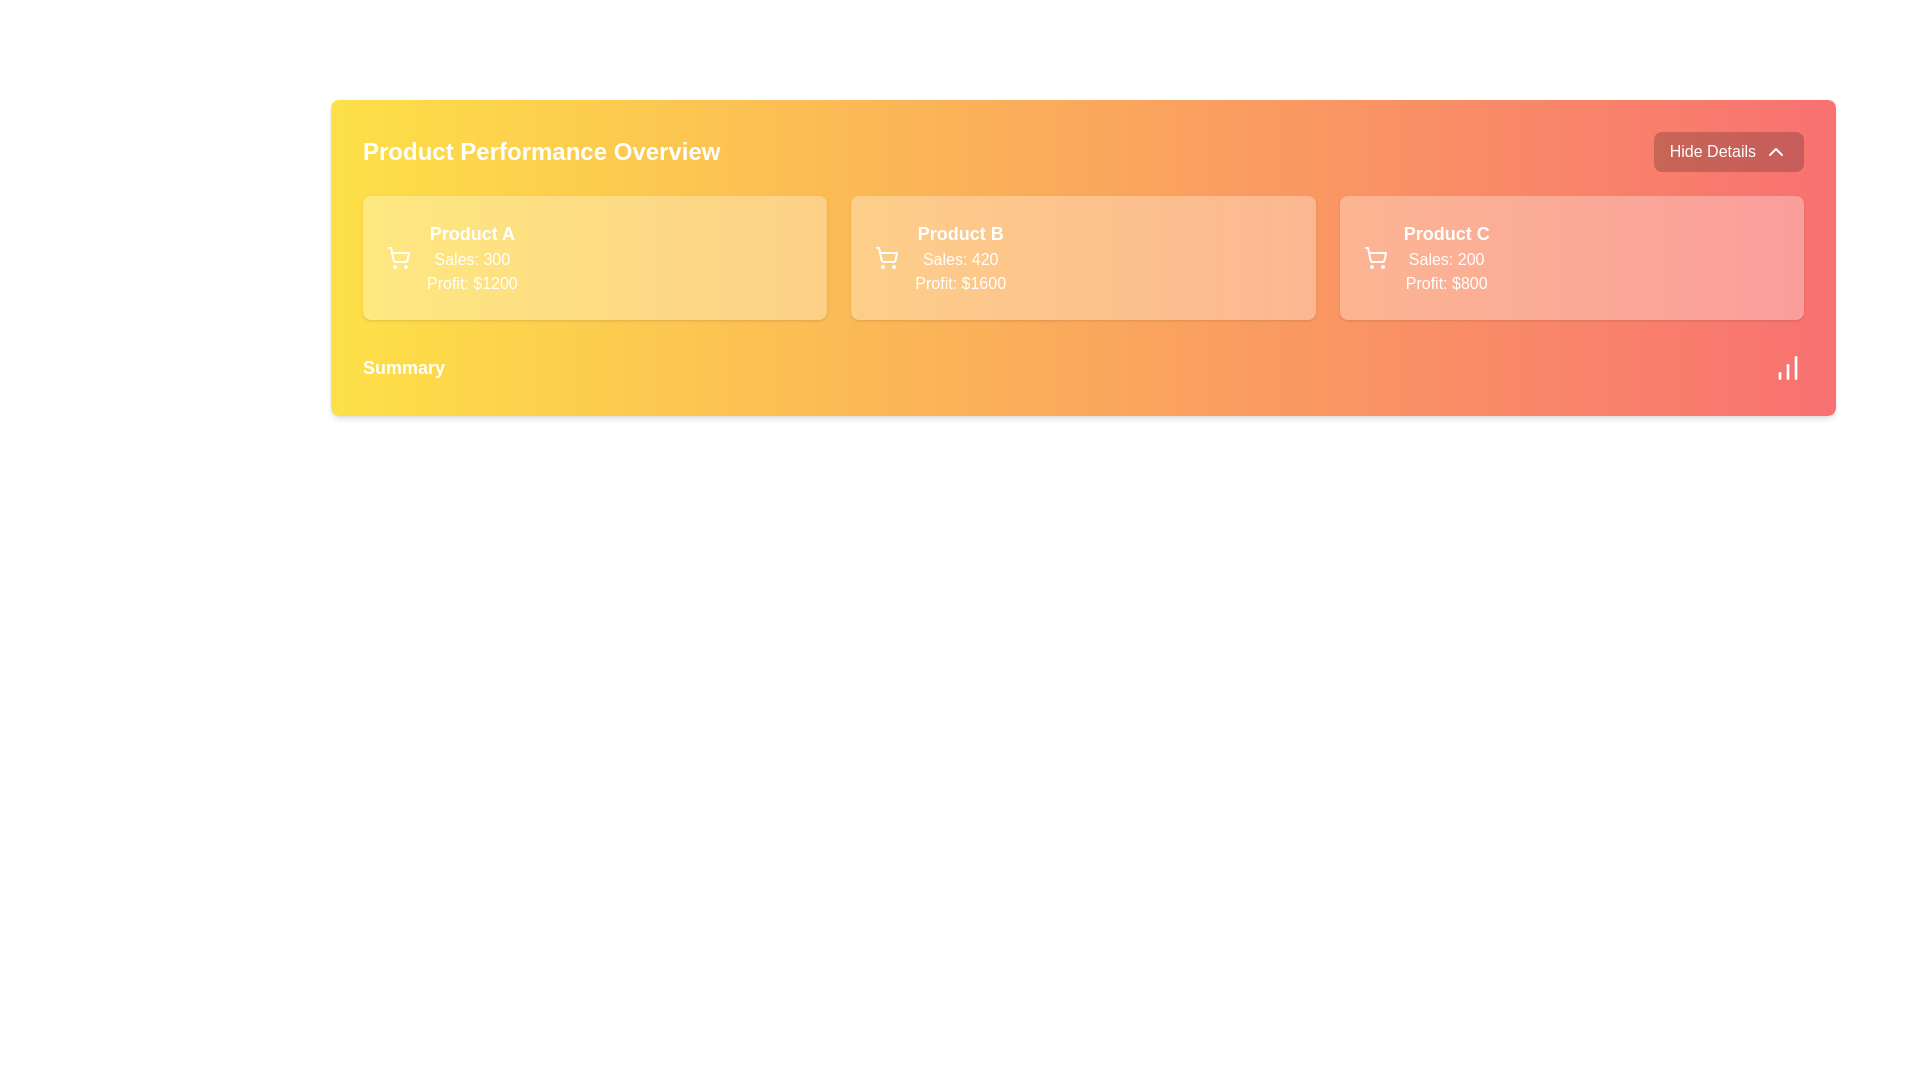  What do you see at coordinates (398, 257) in the screenshot?
I see `the shopping cart icon located at the top-left corner of the card labeled 'Product A', which features a simplistic line-art style with wheels and a basket shape` at bounding box center [398, 257].